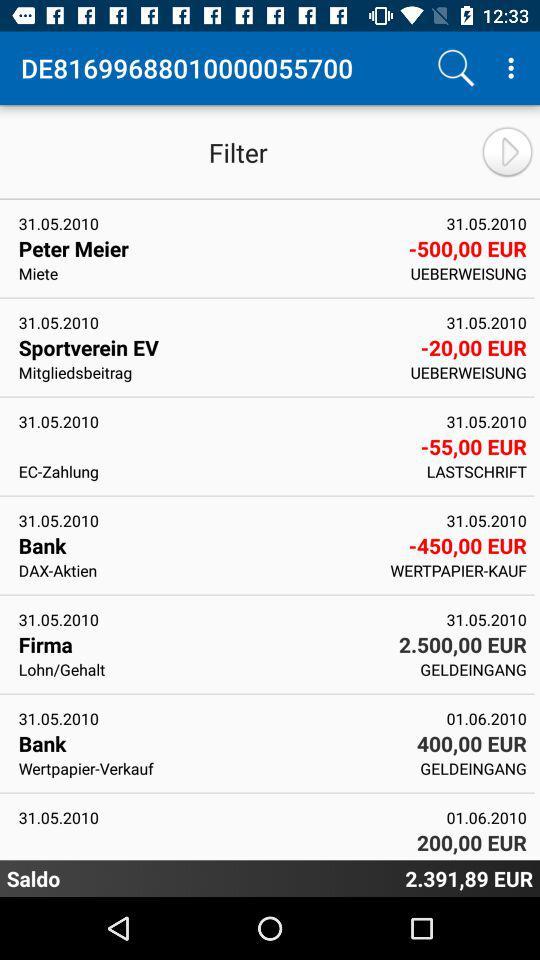 The height and width of the screenshot is (960, 540). What do you see at coordinates (211, 669) in the screenshot?
I see `lohn/gehalt` at bounding box center [211, 669].